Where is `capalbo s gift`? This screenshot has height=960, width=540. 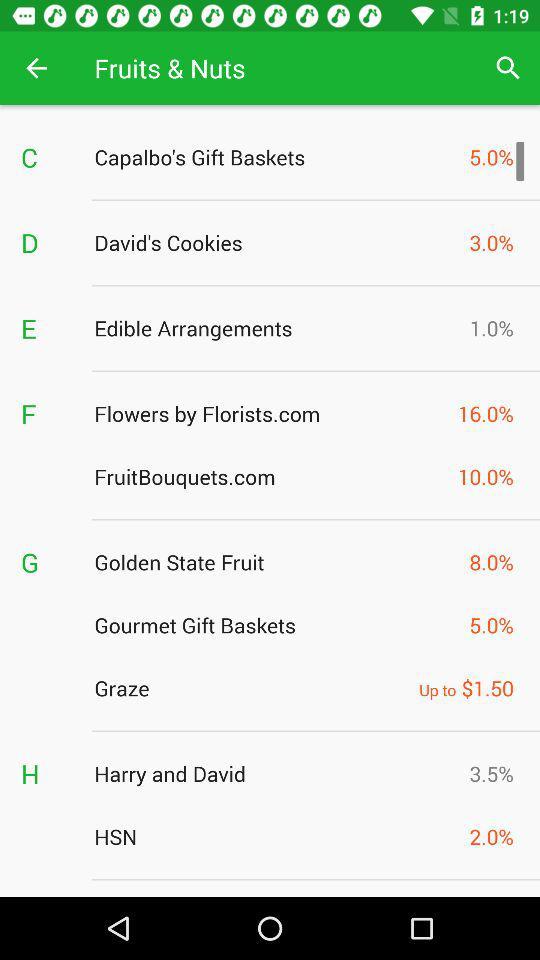 capalbo s gift is located at coordinates (275, 156).